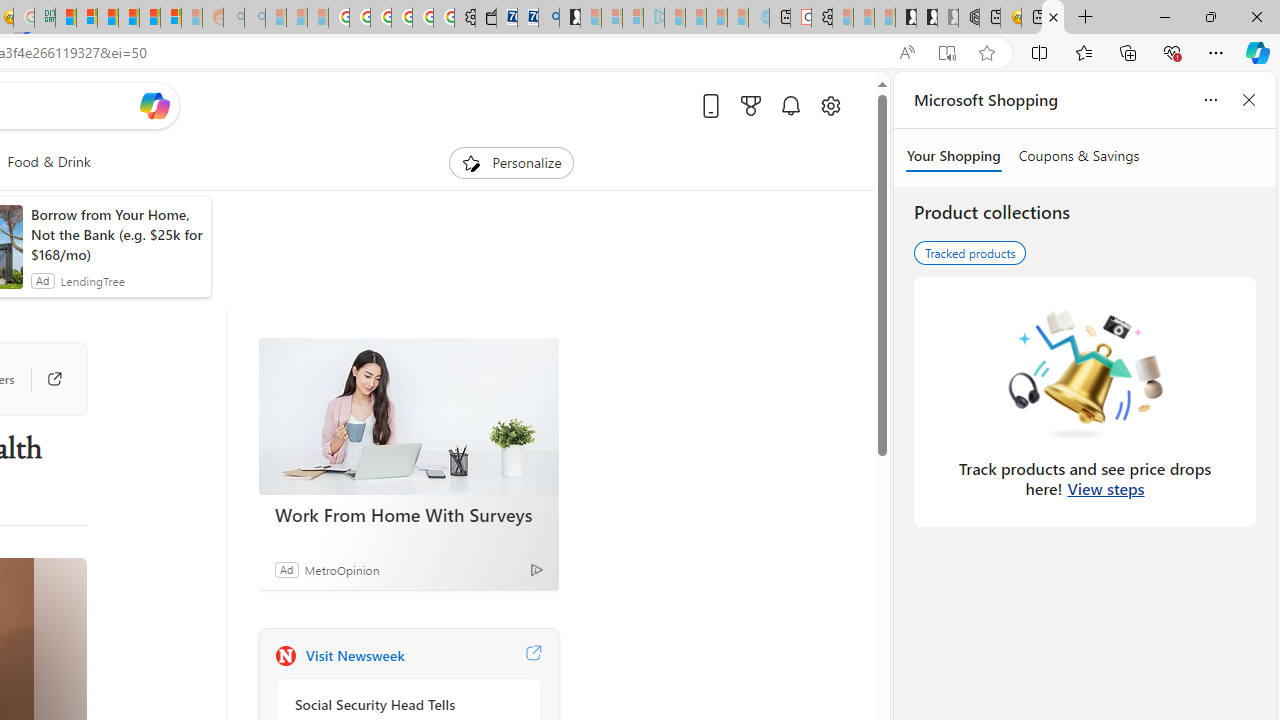 The width and height of the screenshot is (1280, 720). I want to click on 'Go to publisher', so click(44, 379).